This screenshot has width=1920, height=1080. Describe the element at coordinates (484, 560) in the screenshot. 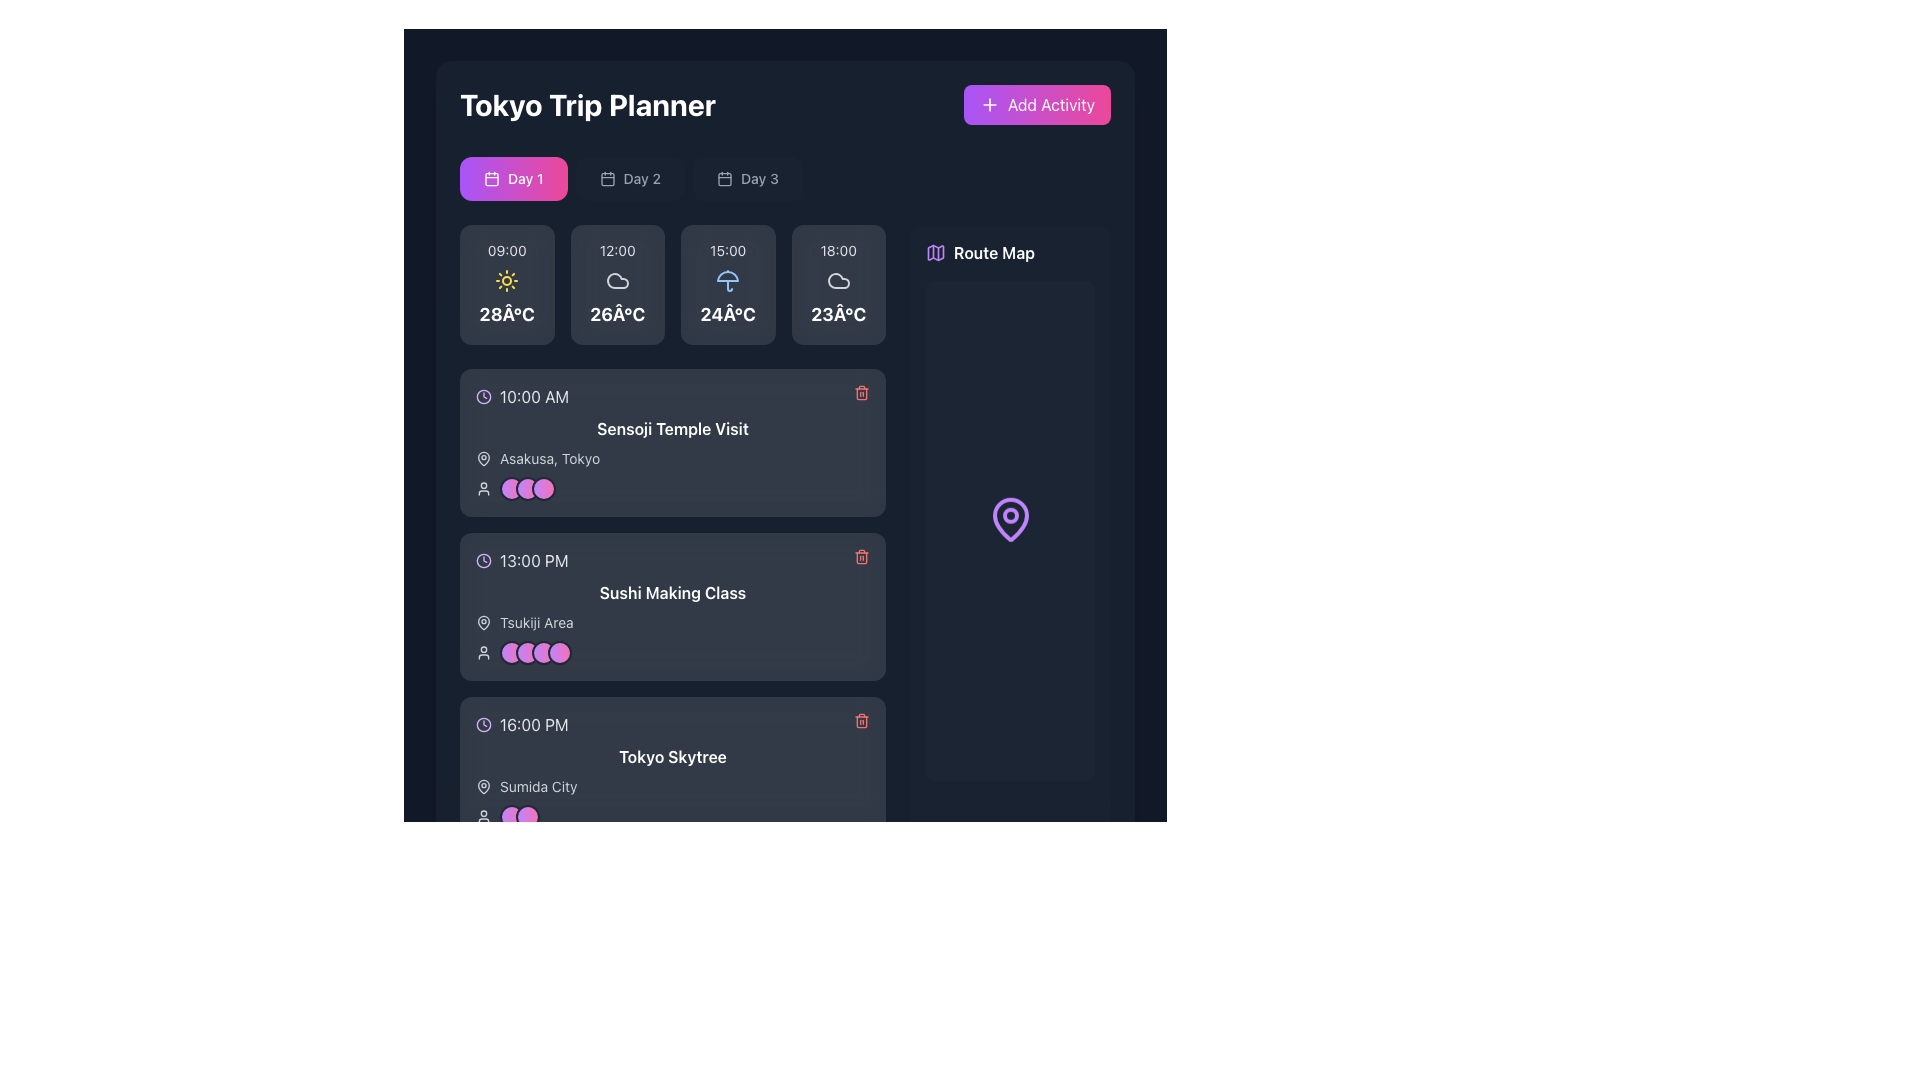

I see `the circular clock icon with a clock hand inside, rendered in light purple, located to the left of the time label '13:00 PM' within the schedule card` at that location.